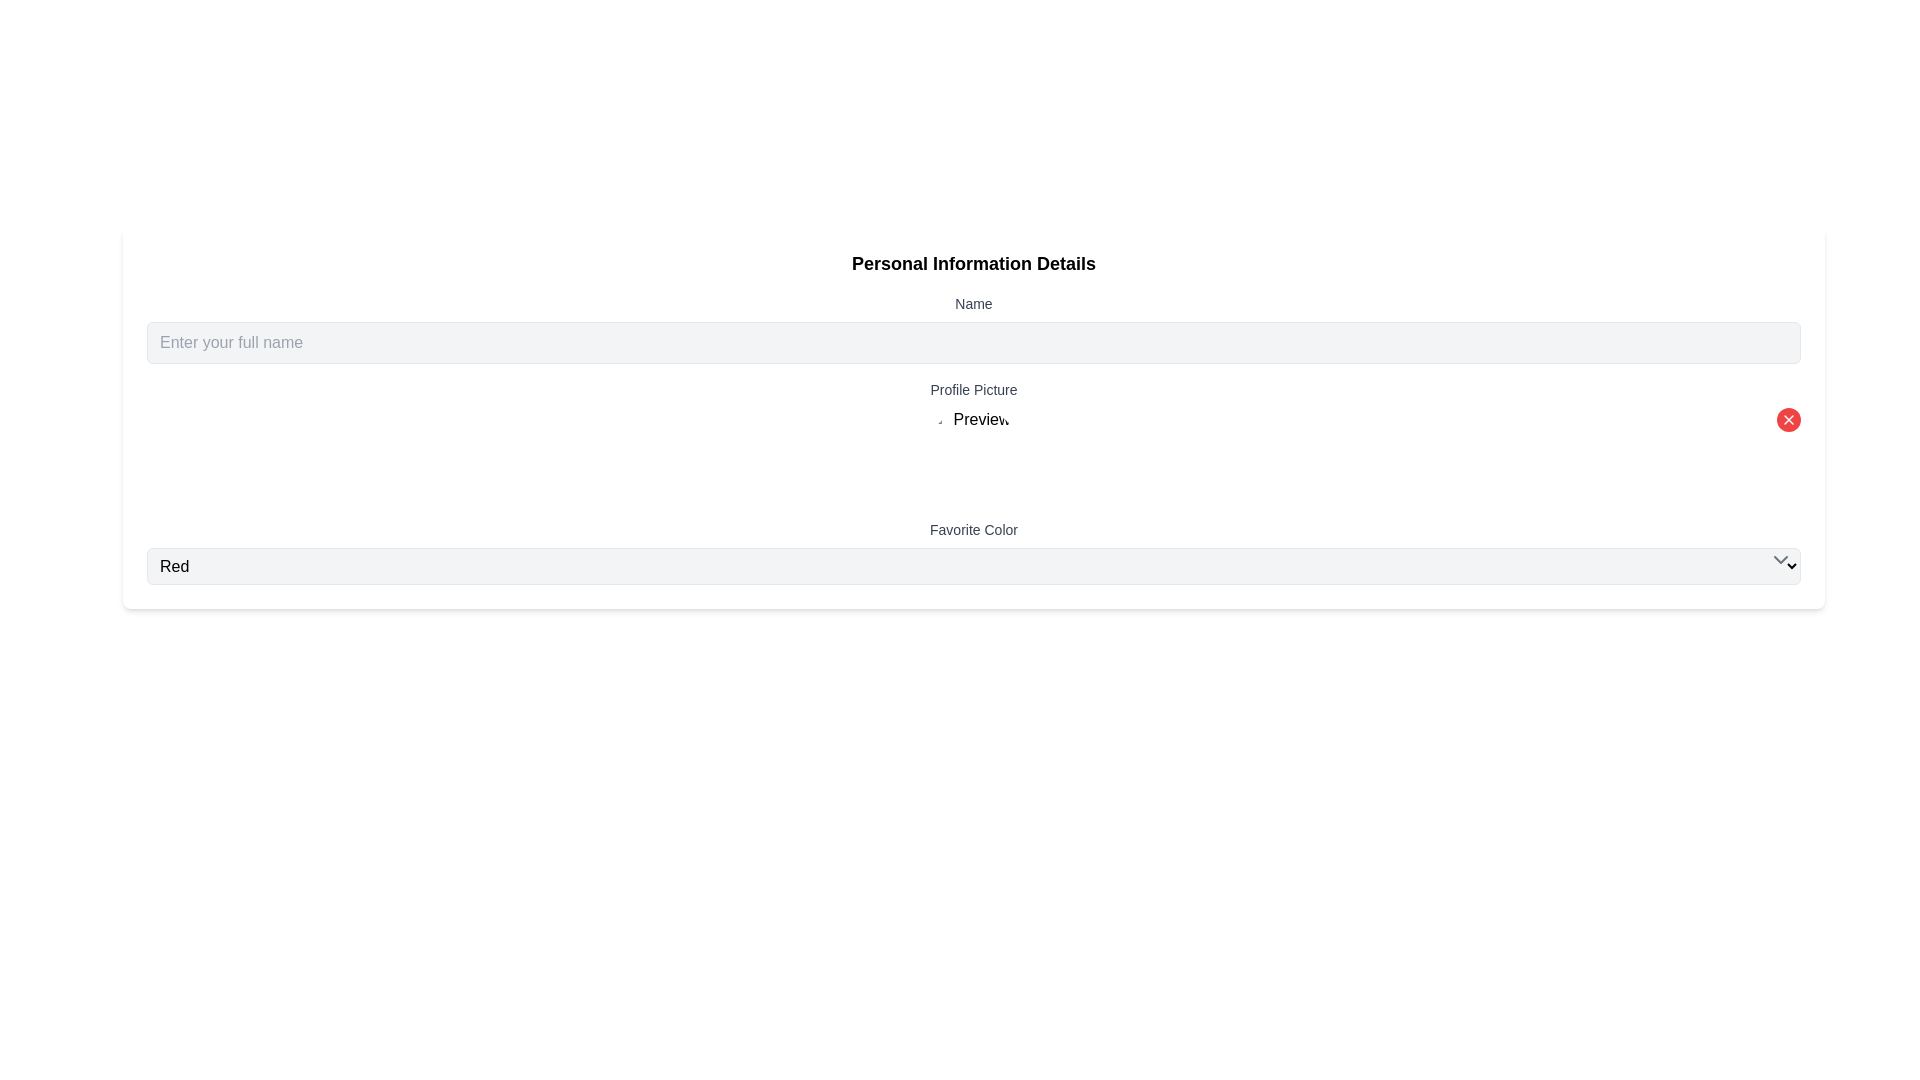  Describe the element at coordinates (974, 262) in the screenshot. I see `the text header at the top-center of the content area, which is styled with a larger font and bold weight, indicating a section title` at that location.